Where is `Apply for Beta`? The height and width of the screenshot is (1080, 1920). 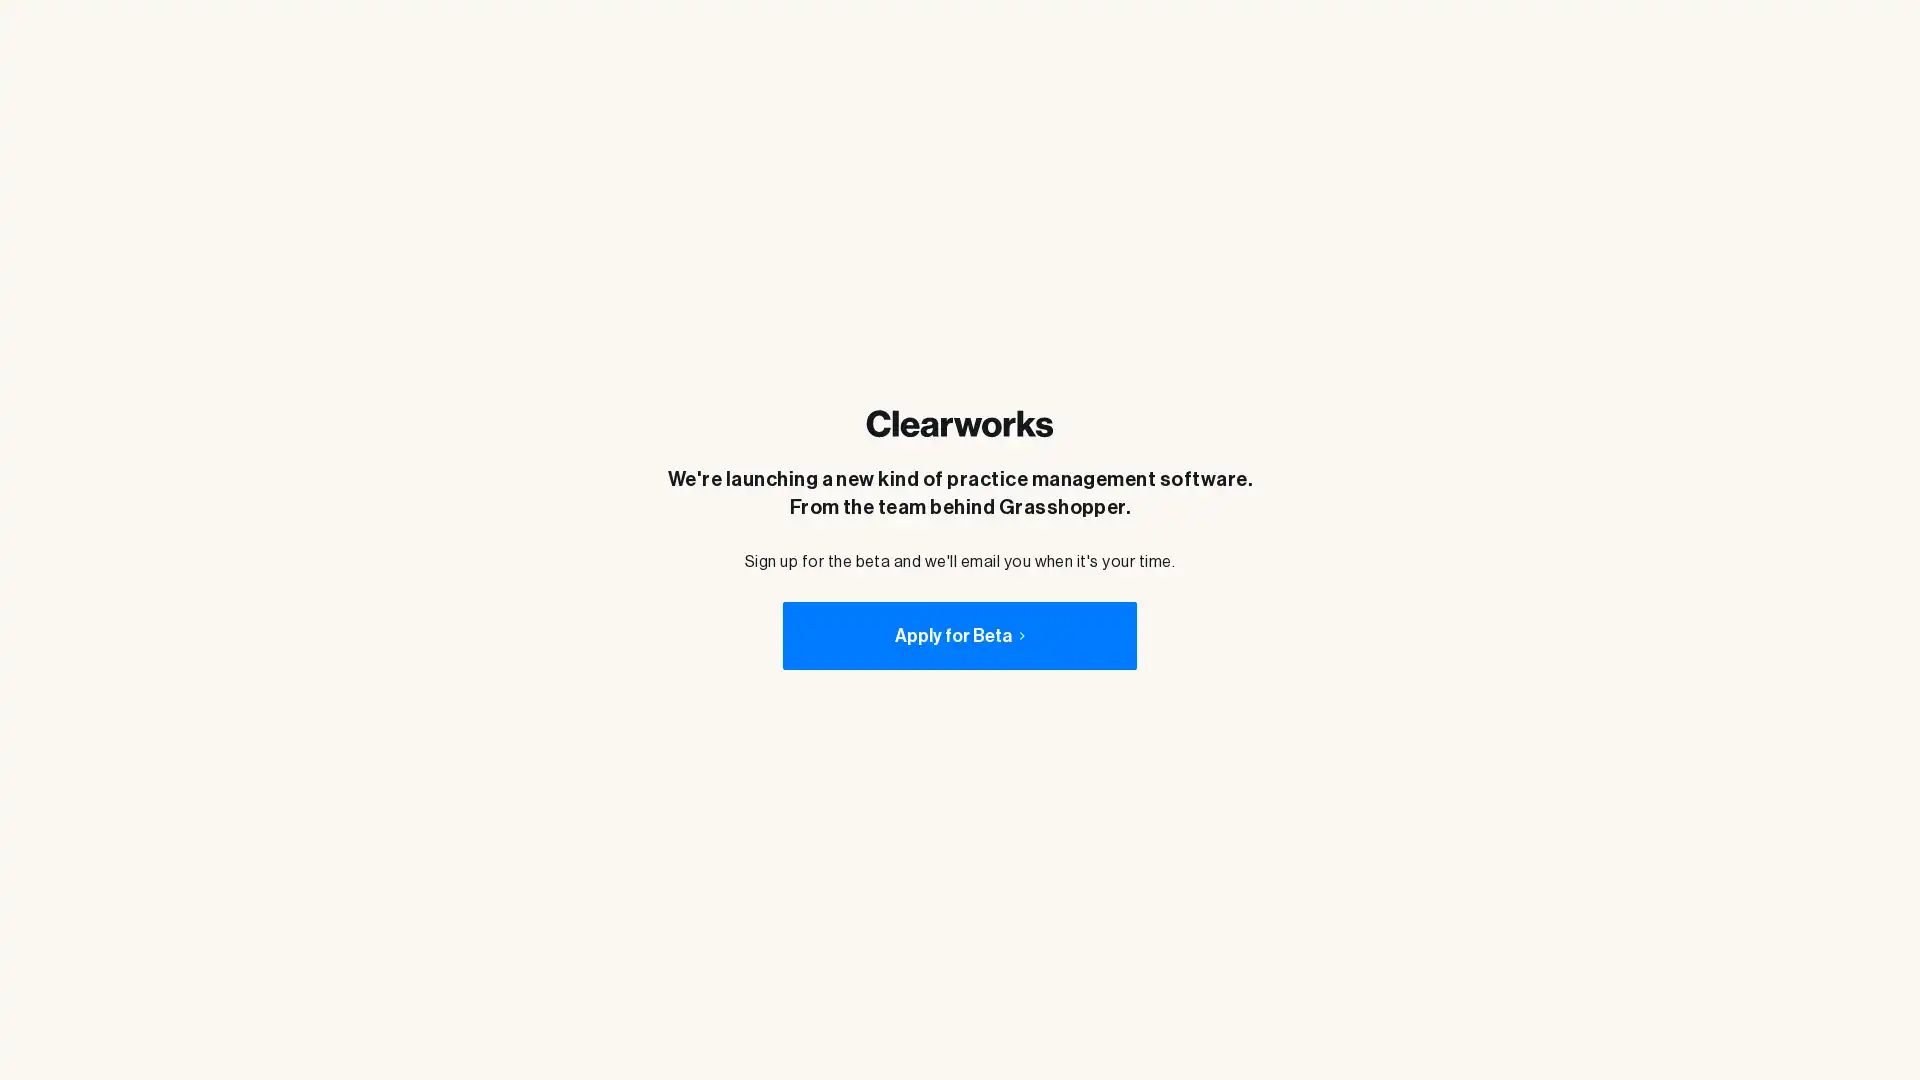 Apply for Beta is located at coordinates (958, 636).